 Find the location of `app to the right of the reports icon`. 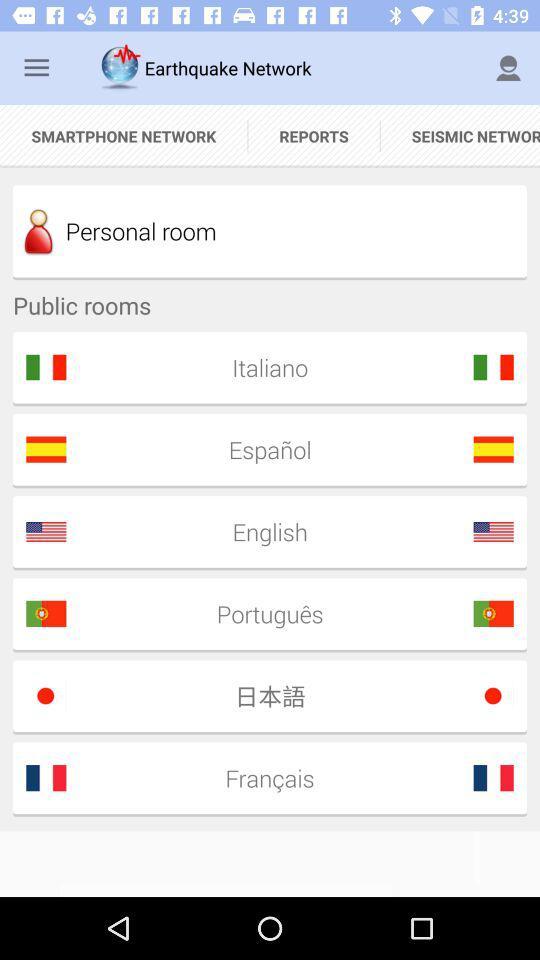

app to the right of the reports icon is located at coordinates (460, 135).